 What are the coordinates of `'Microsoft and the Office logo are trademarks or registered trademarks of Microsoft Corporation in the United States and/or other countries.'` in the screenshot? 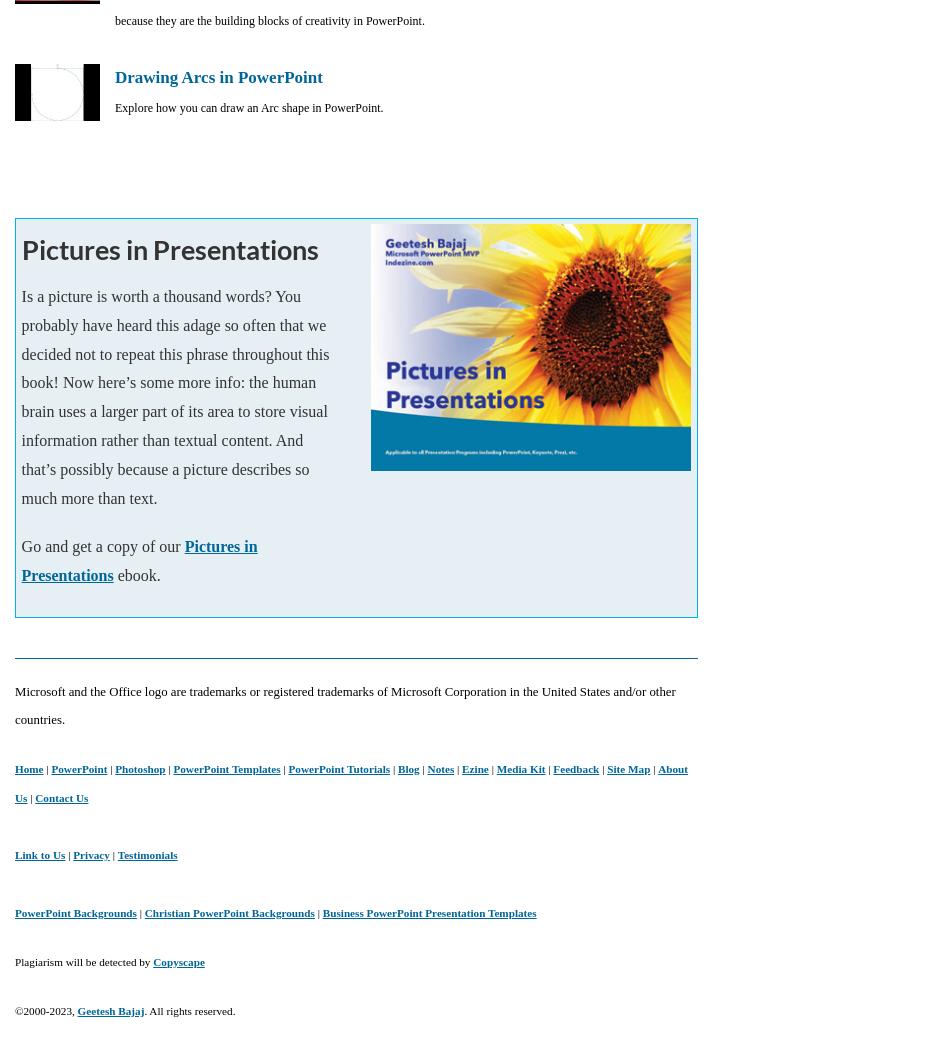 It's located at (344, 704).